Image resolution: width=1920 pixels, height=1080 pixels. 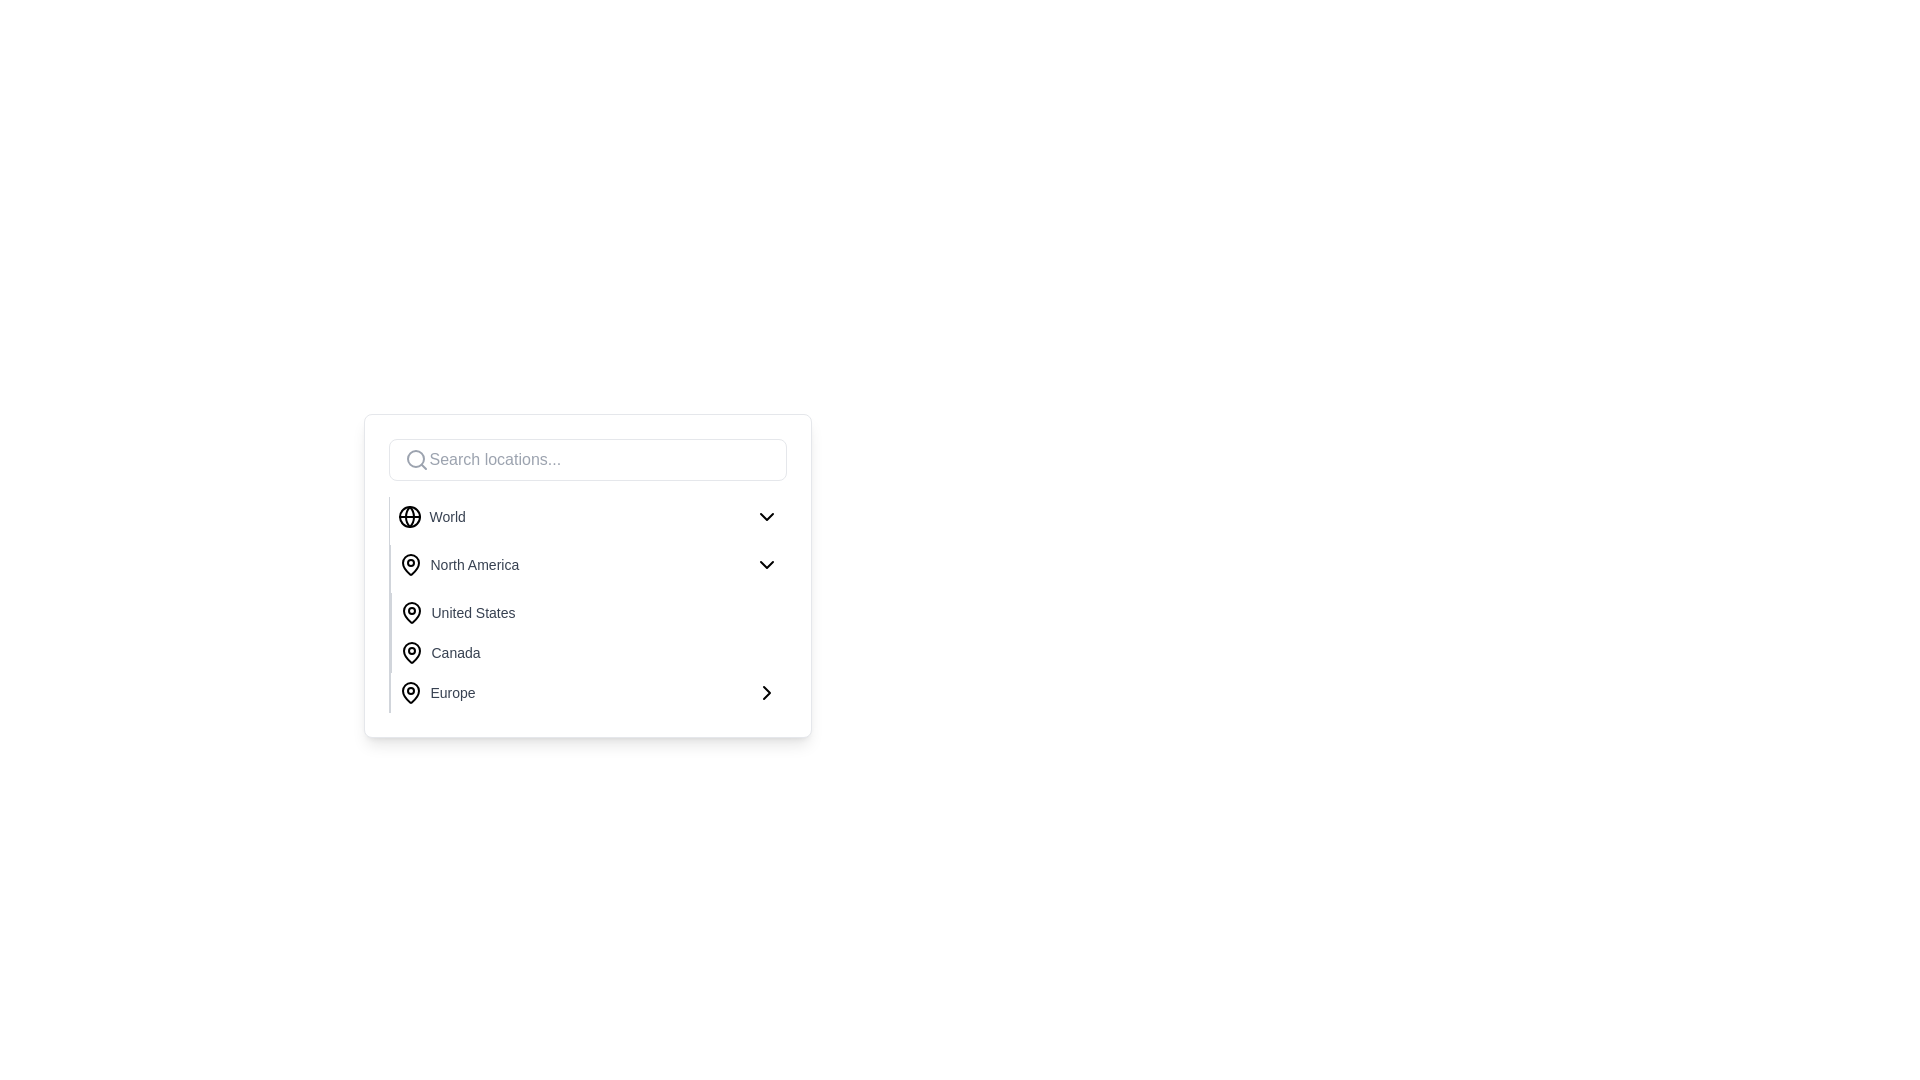 What do you see at coordinates (587, 692) in the screenshot?
I see `the dropdown menu item for 'Europe', which is the last option in a vertical list of region options, located just before the end of the dropdown` at bounding box center [587, 692].